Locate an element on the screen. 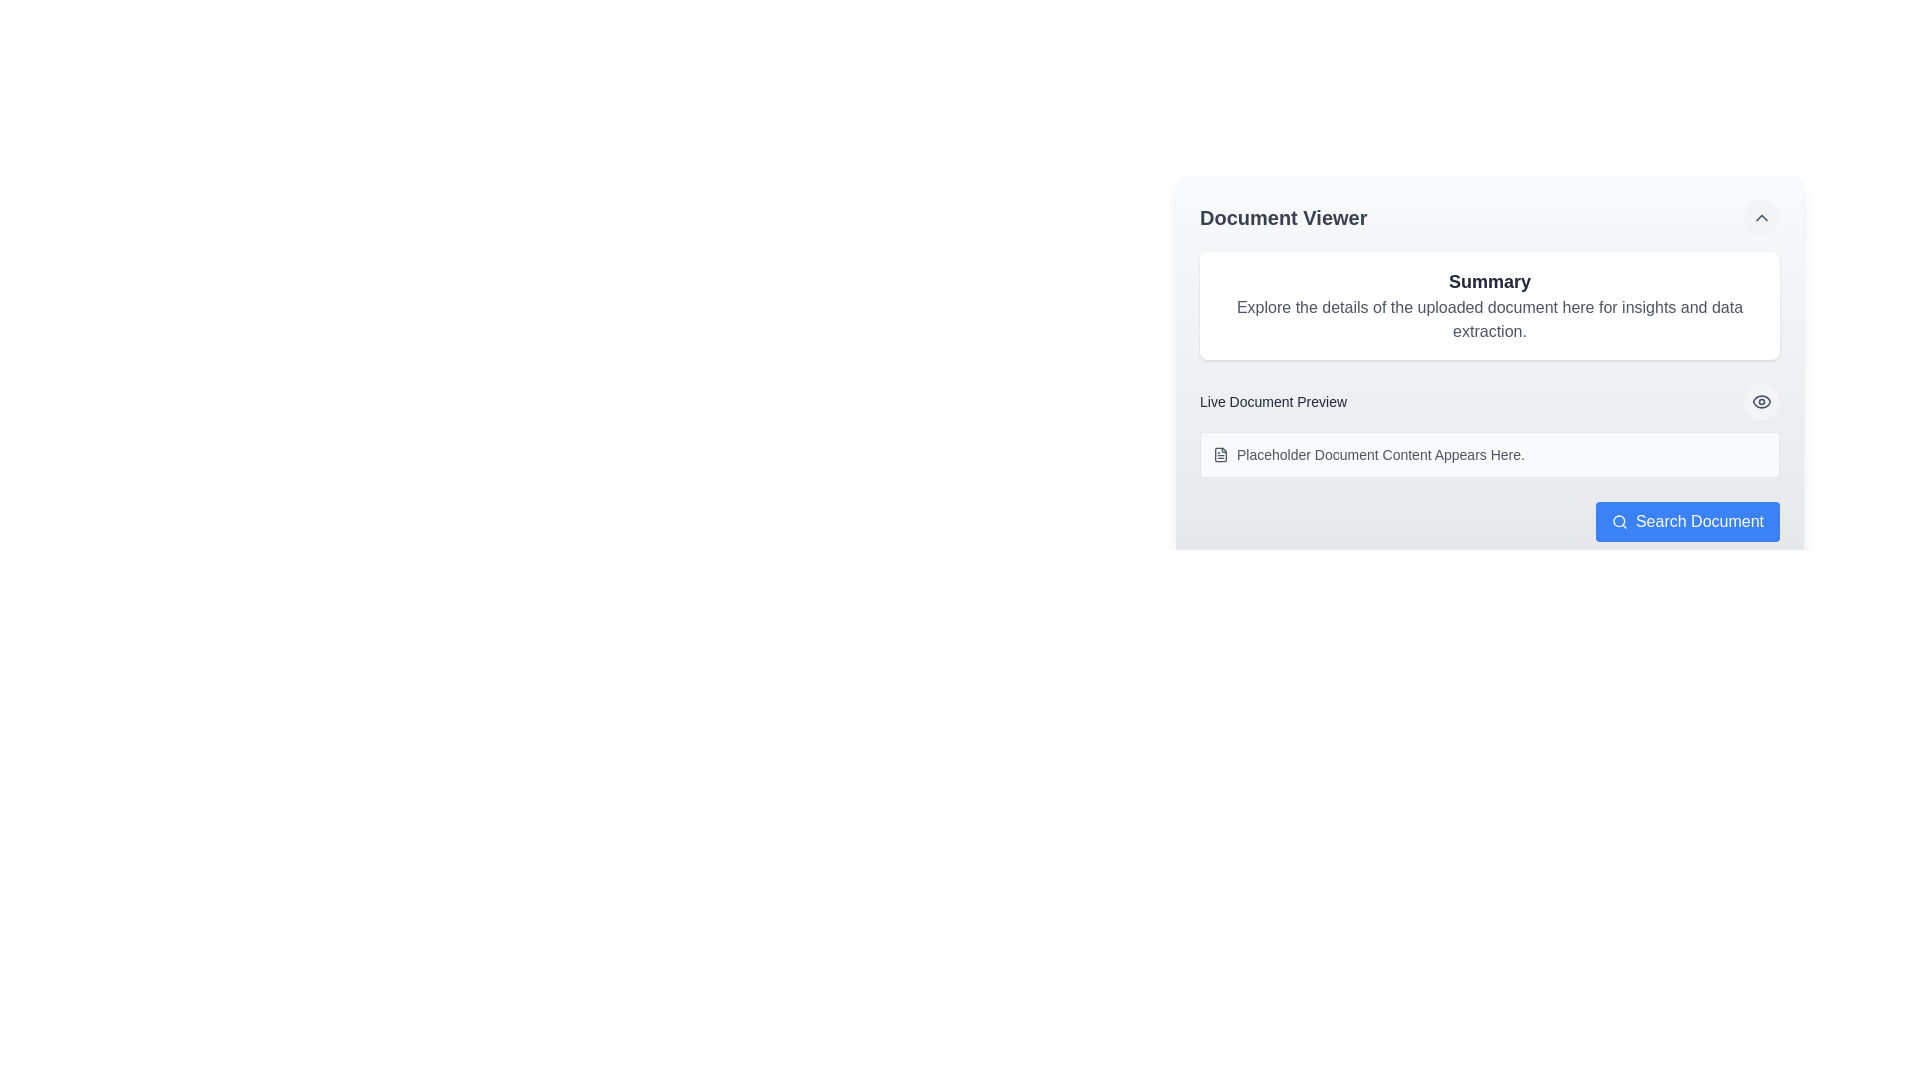 The height and width of the screenshot is (1080, 1920). the chevron up SVG icon located within the circular button at the top-right corner of the 'Document Viewer' dialog is located at coordinates (1761, 218).